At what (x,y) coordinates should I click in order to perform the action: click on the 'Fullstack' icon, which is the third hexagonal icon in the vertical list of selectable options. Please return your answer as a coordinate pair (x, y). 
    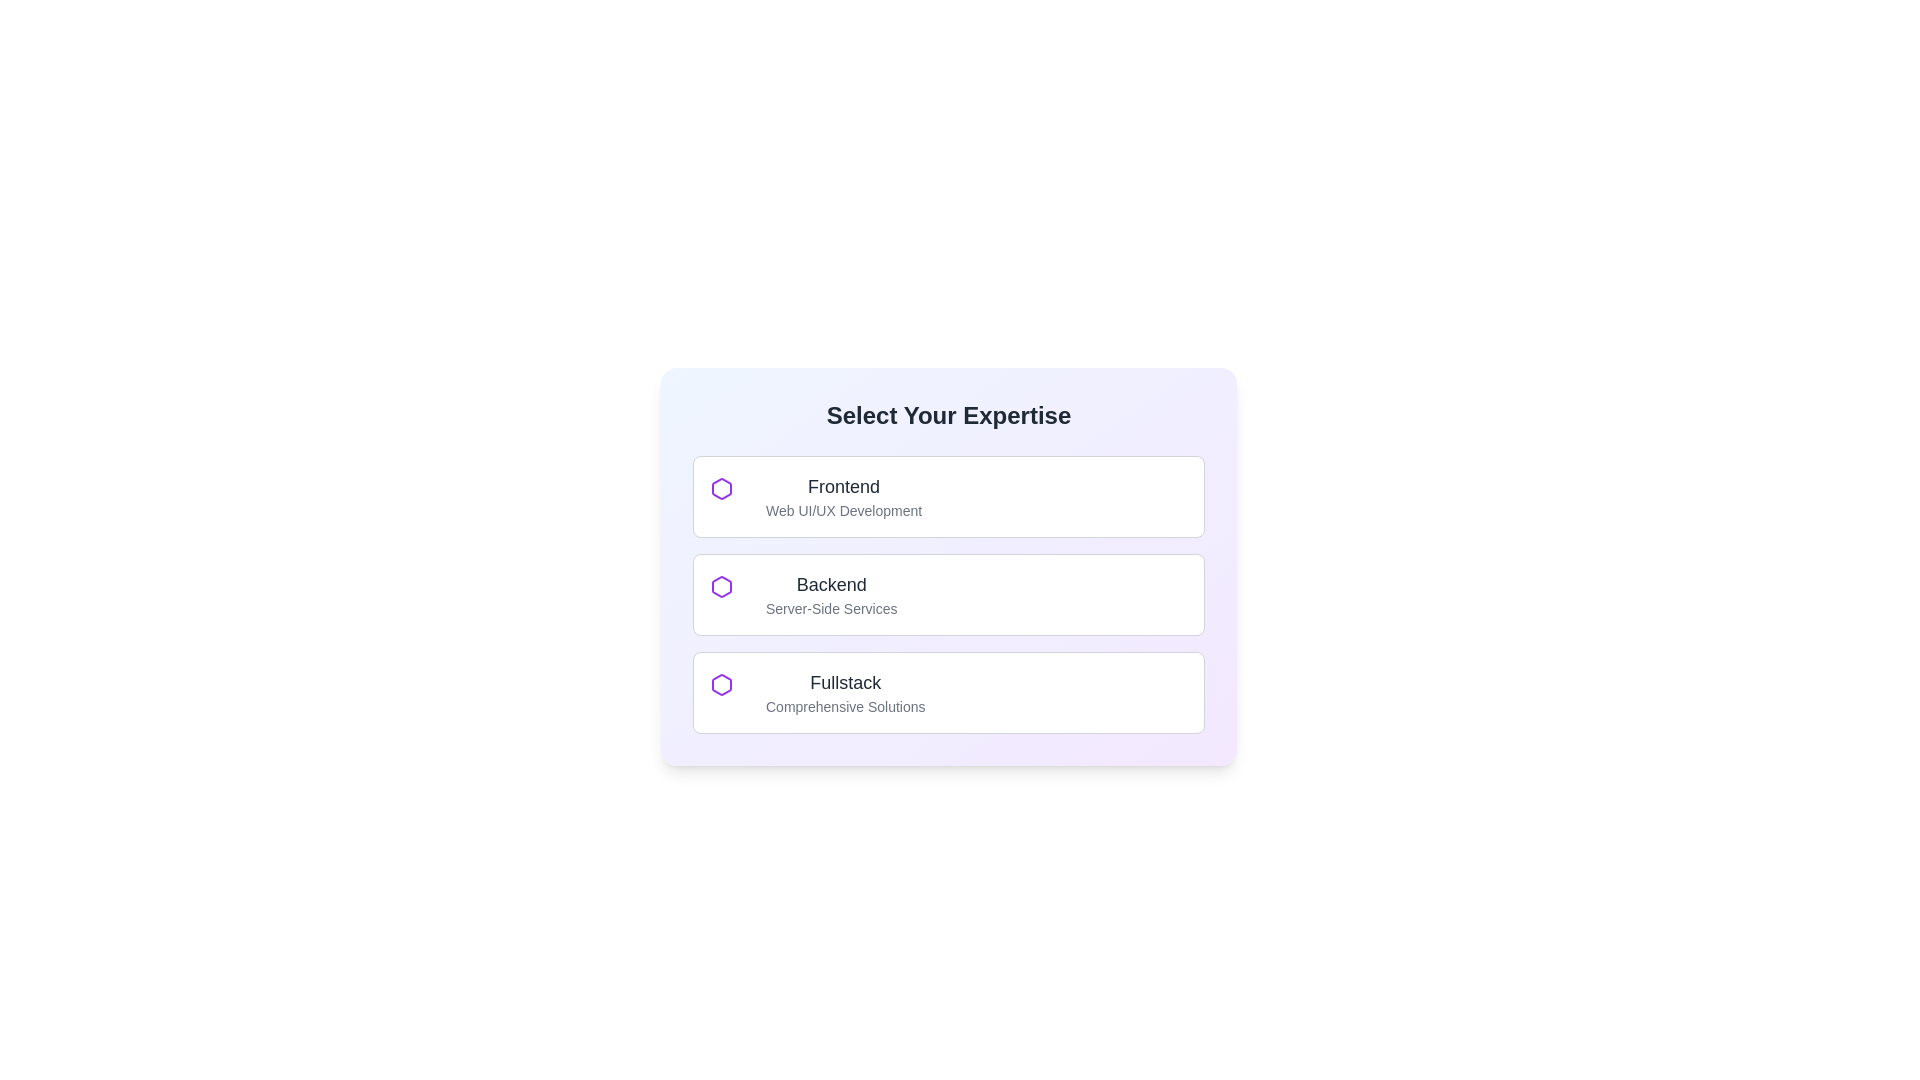
    Looking at the image, I should click on (720, 684).